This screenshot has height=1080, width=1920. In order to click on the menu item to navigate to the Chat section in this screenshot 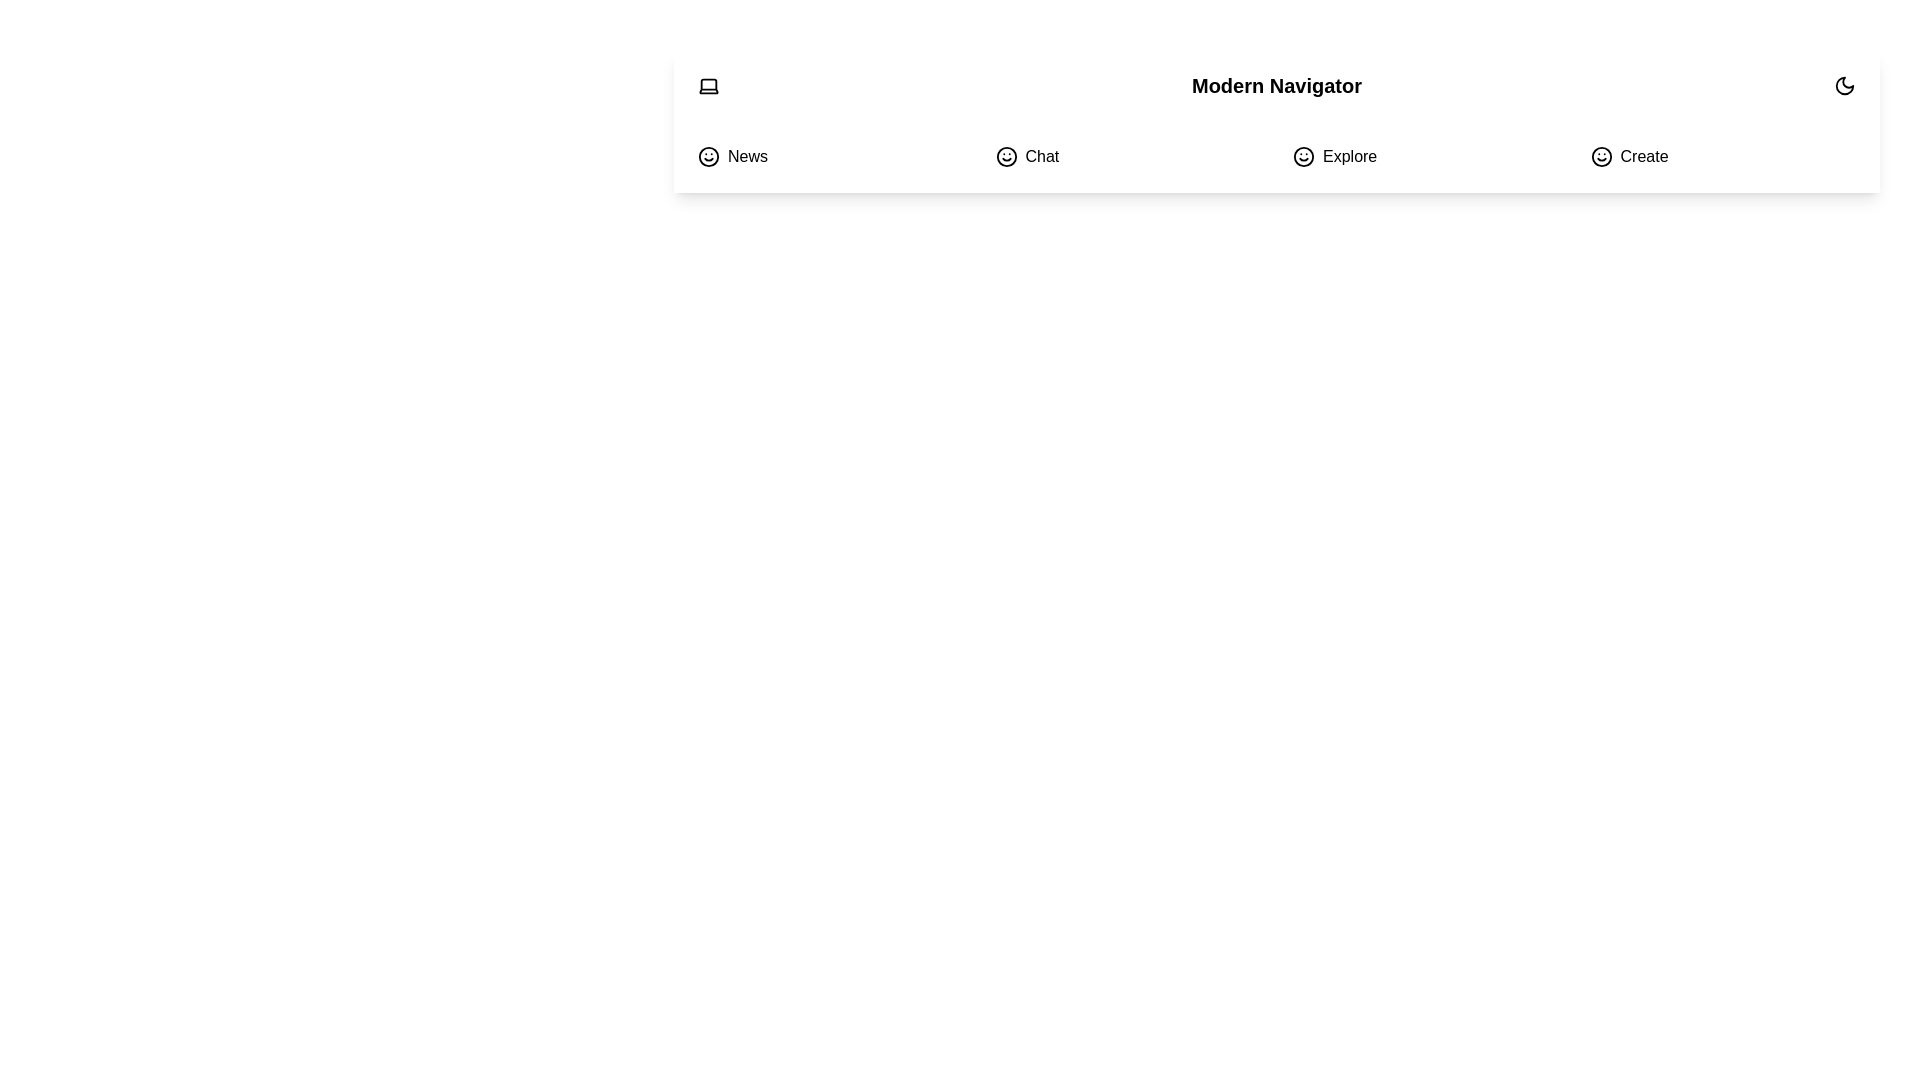, I will do `click(1128, 156)`.